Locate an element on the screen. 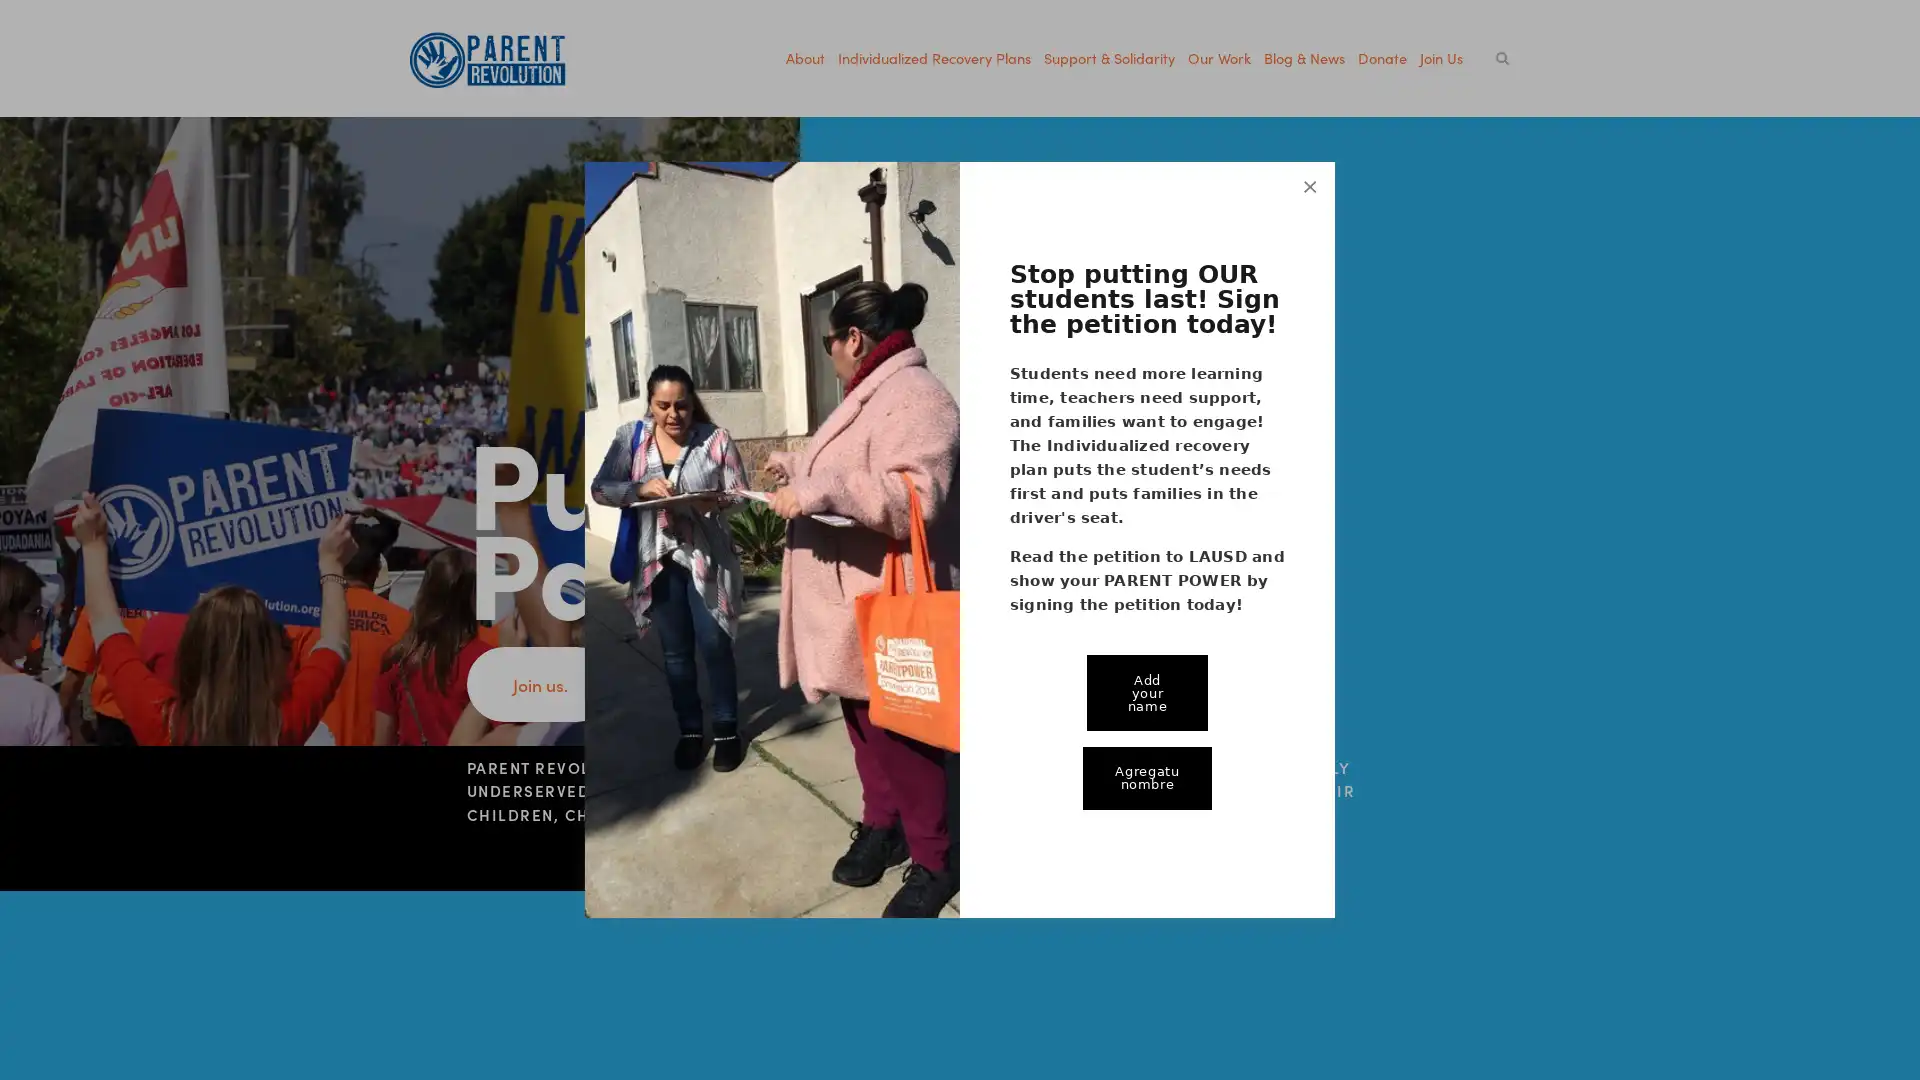 This screenshot has width=1920, height=1080. Close is located at coordinates (1310, 160).